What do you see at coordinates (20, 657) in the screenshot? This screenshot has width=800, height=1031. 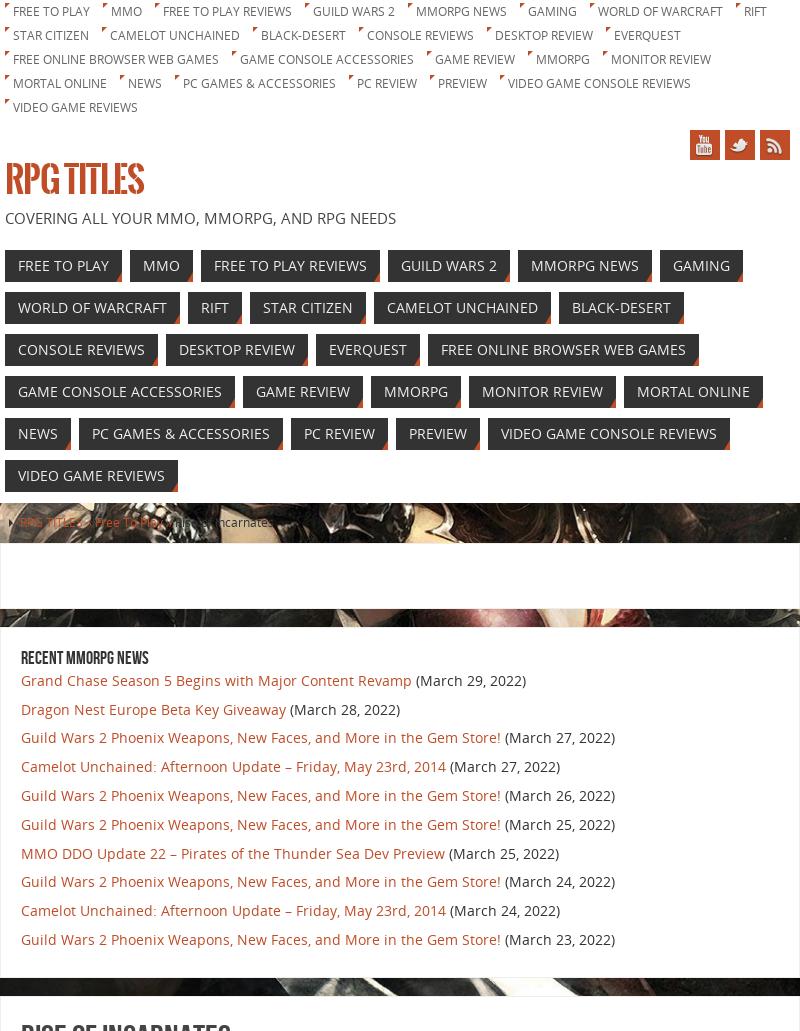 I see `'Recent MMORPG News'` at bounding box center [20, 657].